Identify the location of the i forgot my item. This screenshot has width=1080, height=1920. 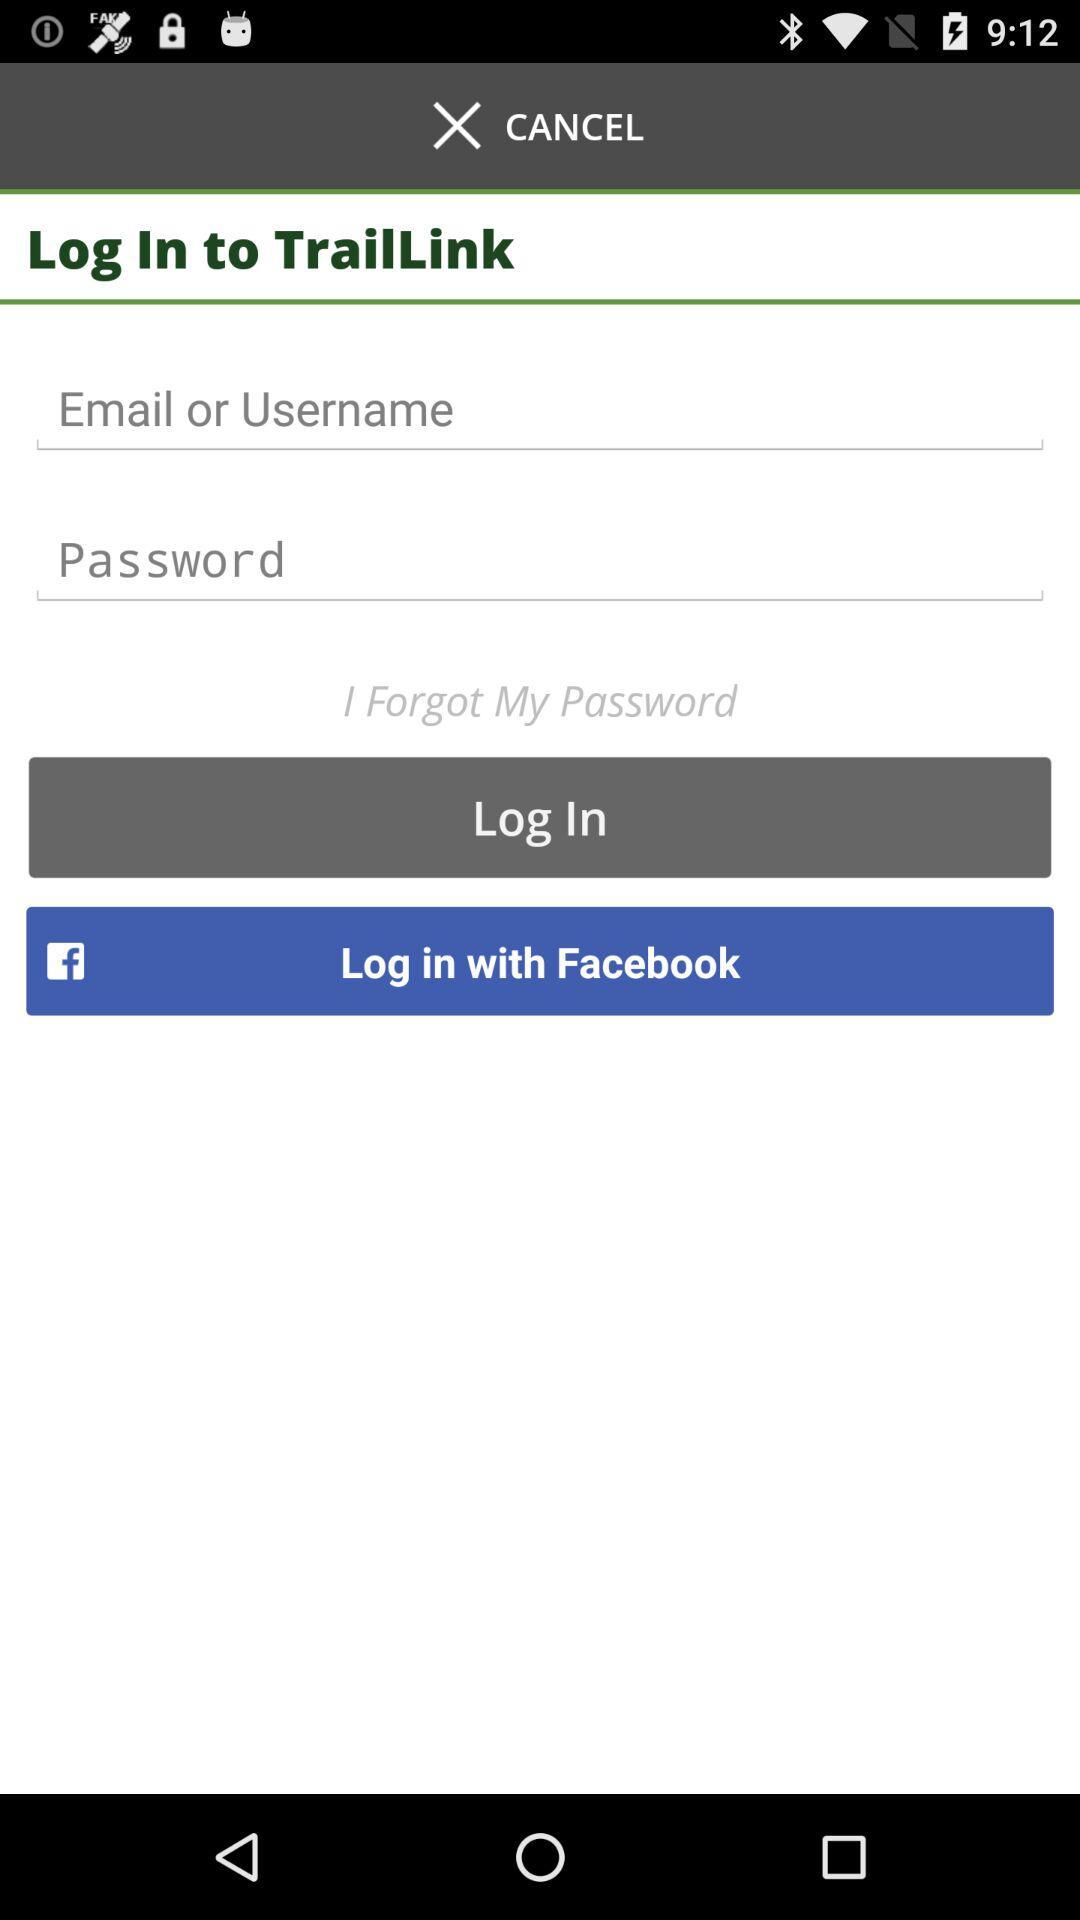
(540, 700).